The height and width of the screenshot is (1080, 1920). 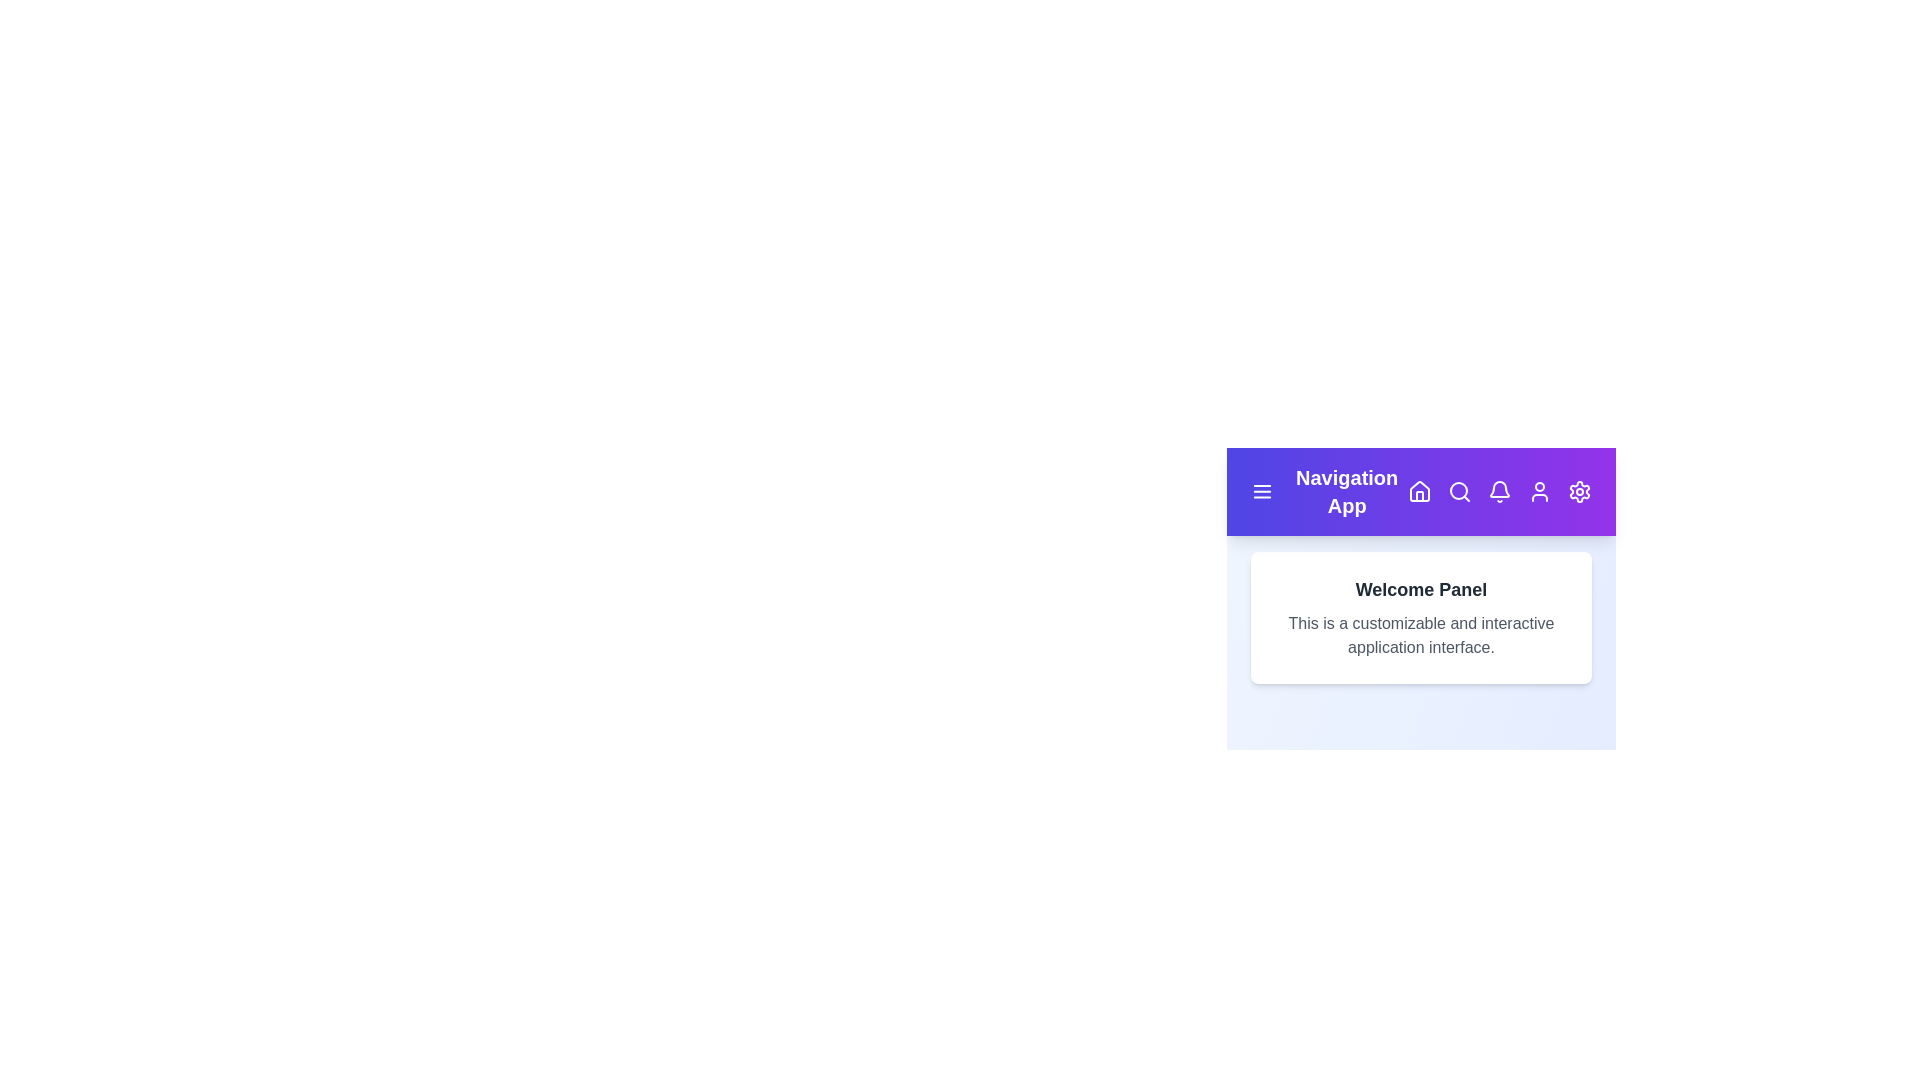 What do you see at coordinates (1261, 492) in the screenshot?
I see `the menu icon to toggle the menu` at bounding box center [1261, 492].